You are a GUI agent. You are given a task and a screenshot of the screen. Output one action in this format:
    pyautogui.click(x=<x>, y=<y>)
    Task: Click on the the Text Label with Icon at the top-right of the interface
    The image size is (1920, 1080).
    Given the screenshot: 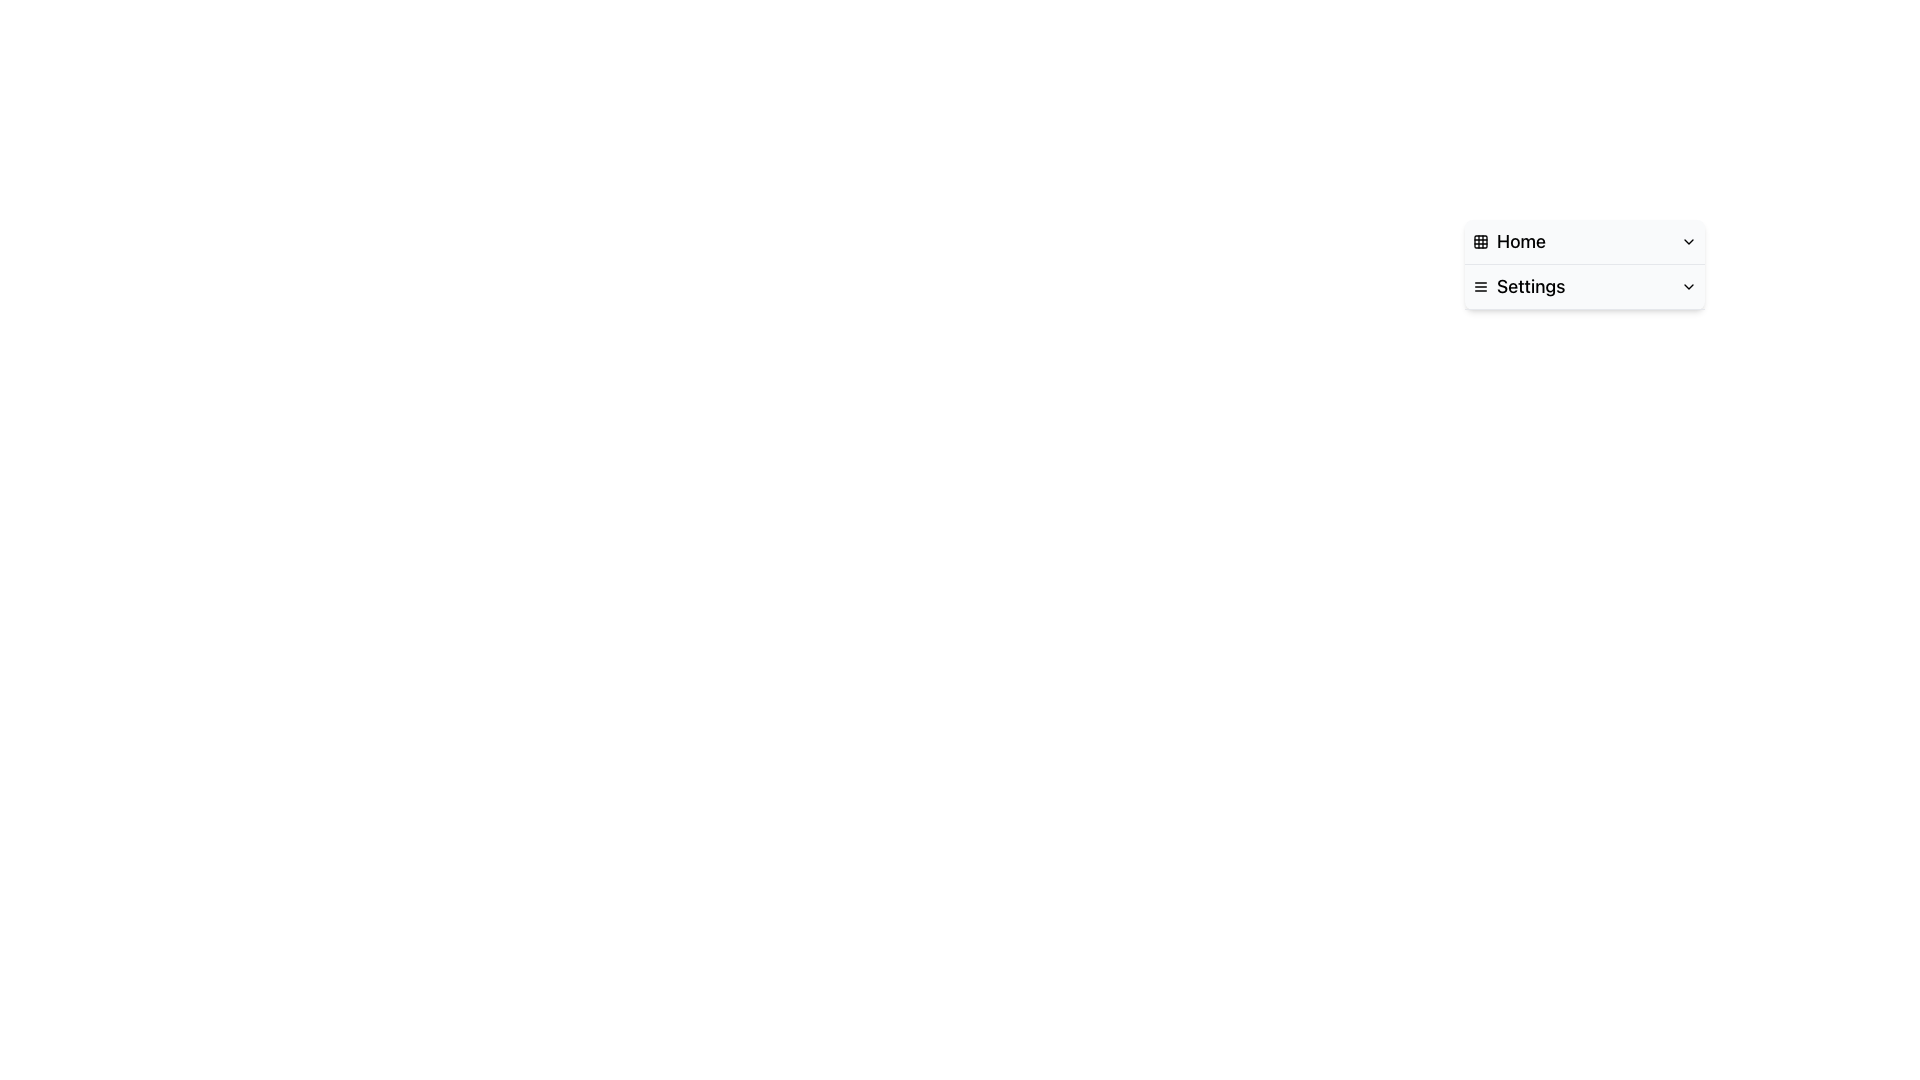 What is the action you would take?
    pyautogui.click(x=1509, y=241)
    